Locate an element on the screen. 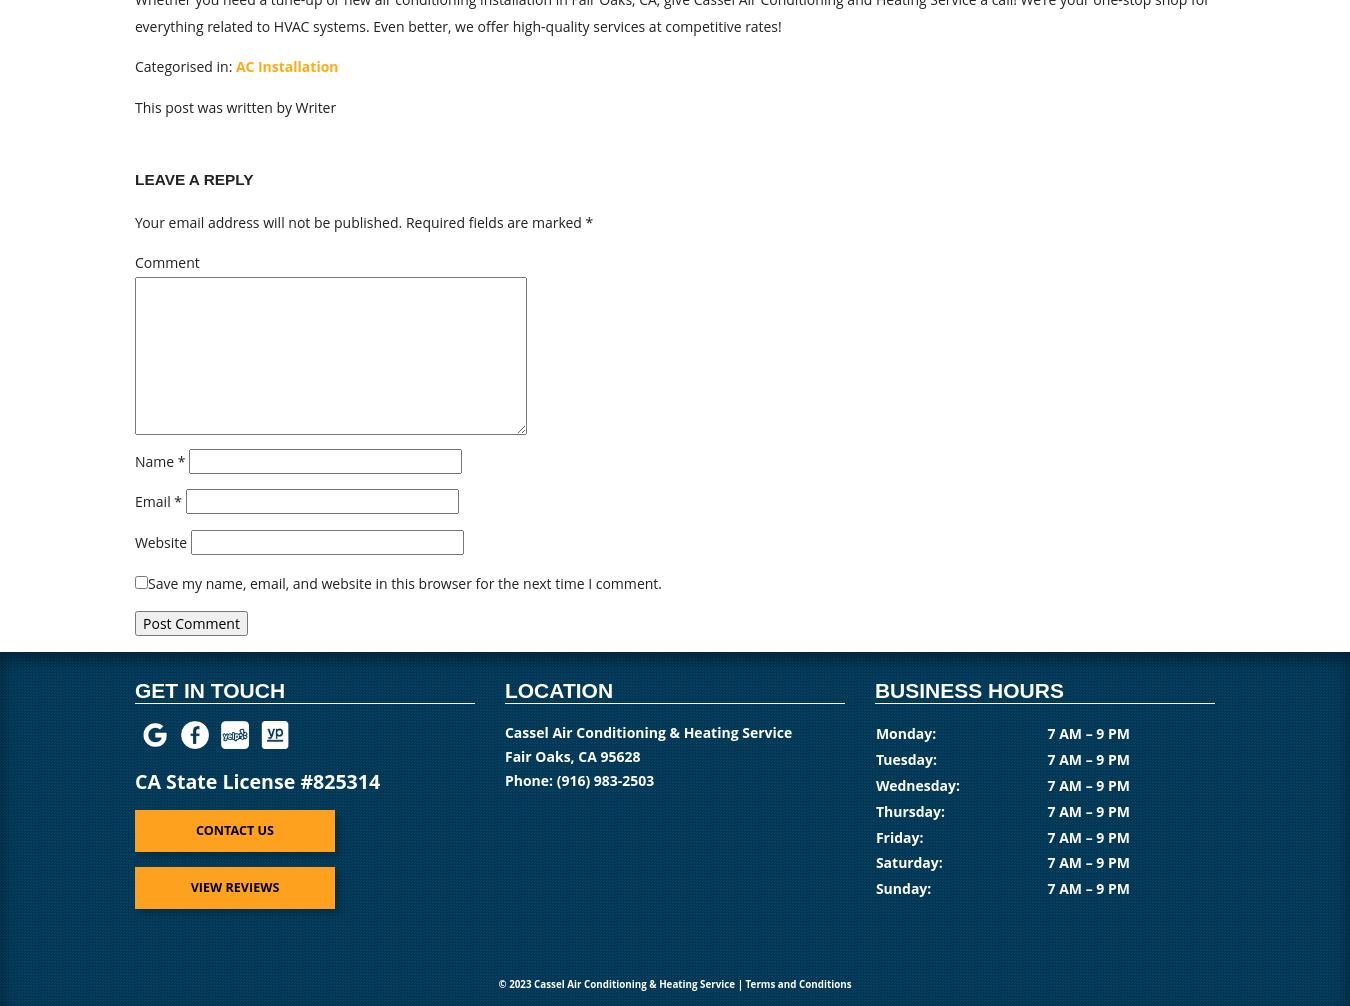 The image size is (1350, 1006). 'Phone:' is located at coordinates (529, 778).